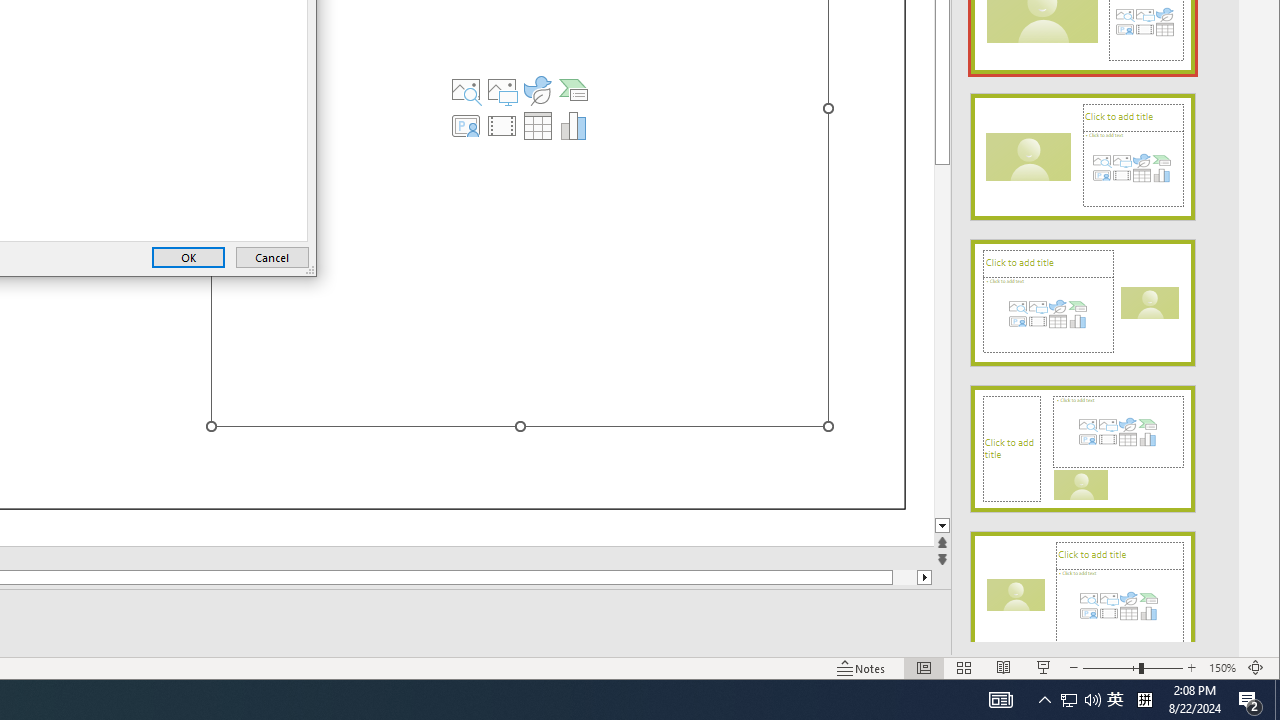 The image size is (1280, 720). What do you see at coordinates (502, 90) in the screenshot?
I see `'Pictures'` at bounding box center [502, 90].